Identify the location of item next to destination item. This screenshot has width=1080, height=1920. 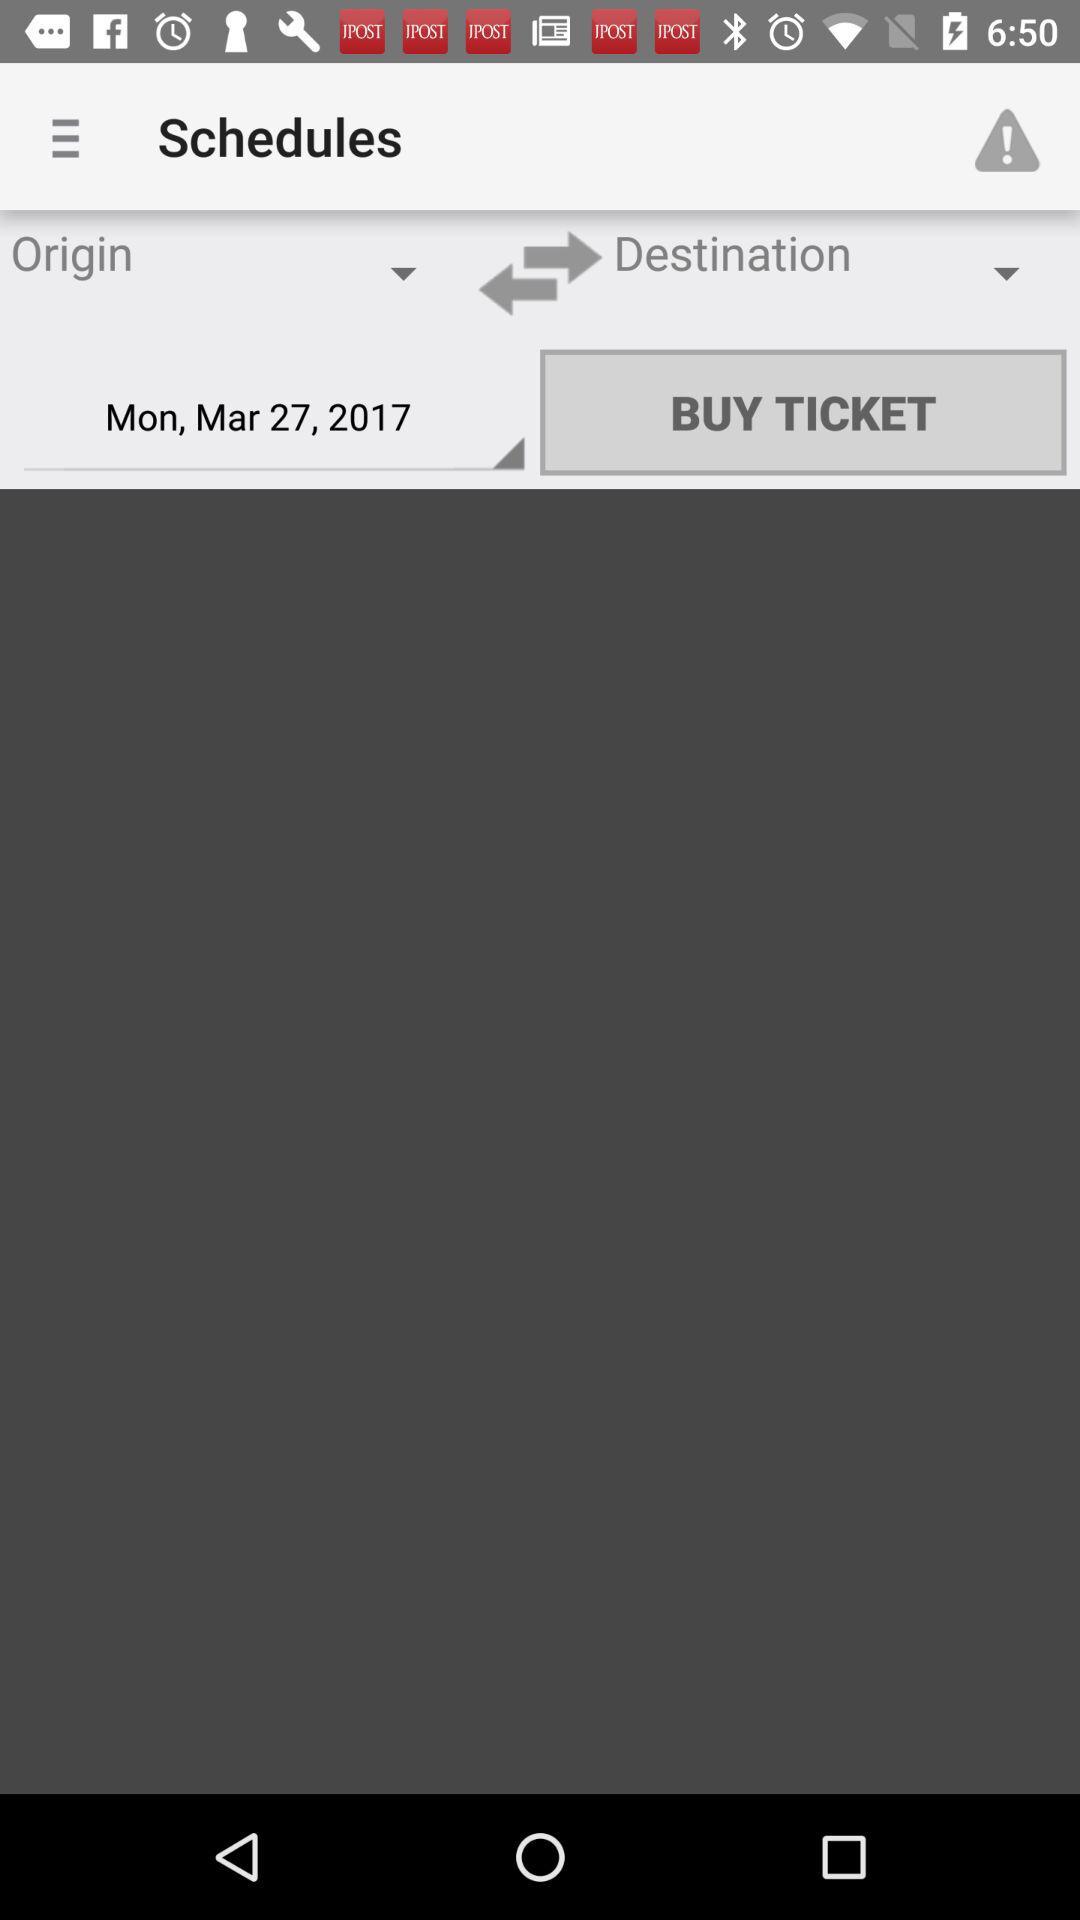
(540, 272).